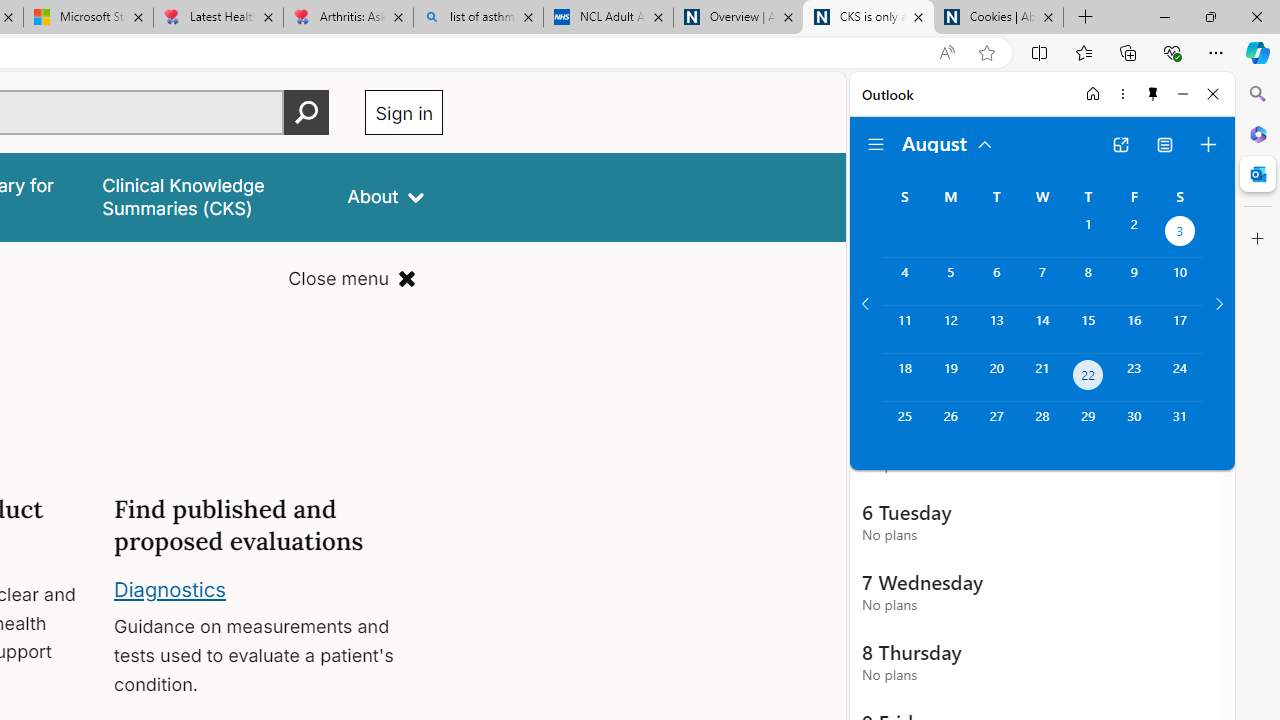 This screenshot has width=1280, height=720. Describe the element at coordinates (170, 587) in the screenshot. I see `'Diagnostics'` at that location.